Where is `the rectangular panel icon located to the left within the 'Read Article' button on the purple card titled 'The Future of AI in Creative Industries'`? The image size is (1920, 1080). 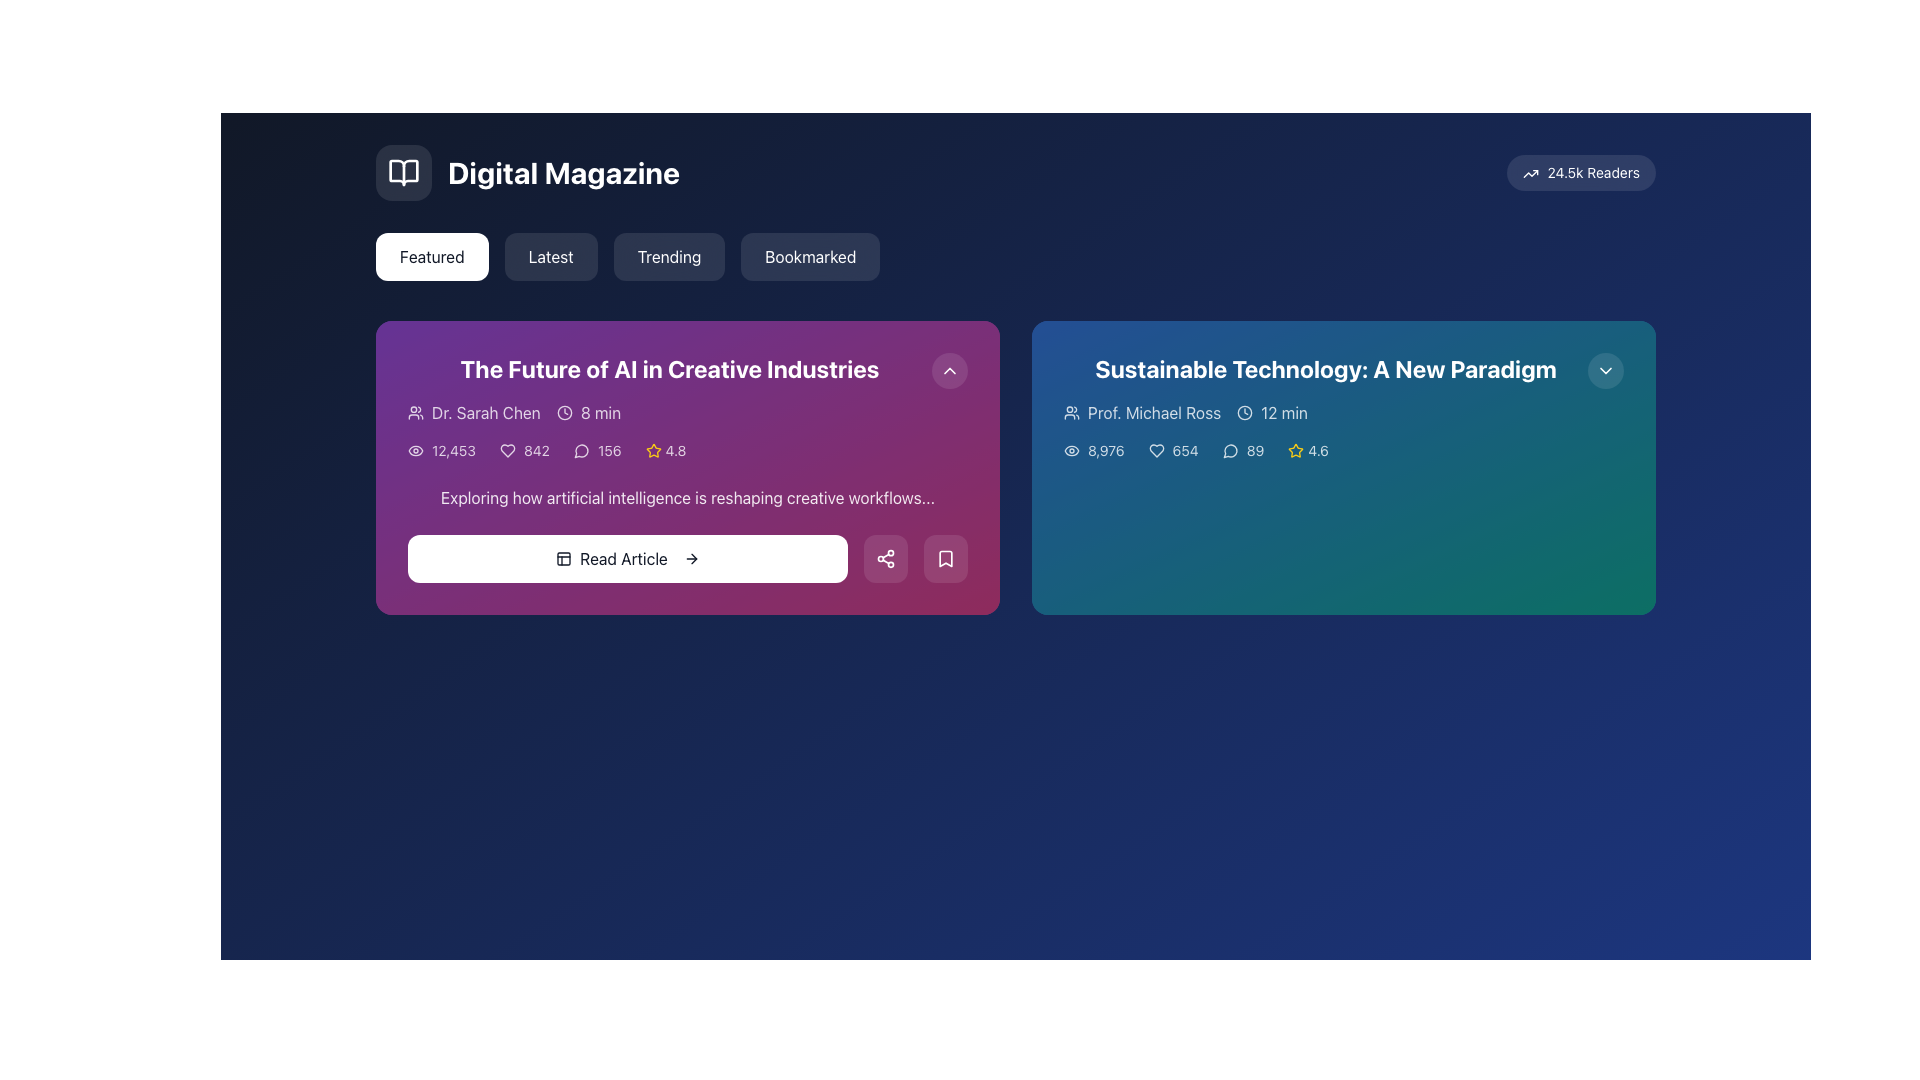 the rectangular panel icon located to the left within the 'Read Article' button on the purple card titled 'The Future of AI in Creative Industries' is located at coordinates (563, 559).